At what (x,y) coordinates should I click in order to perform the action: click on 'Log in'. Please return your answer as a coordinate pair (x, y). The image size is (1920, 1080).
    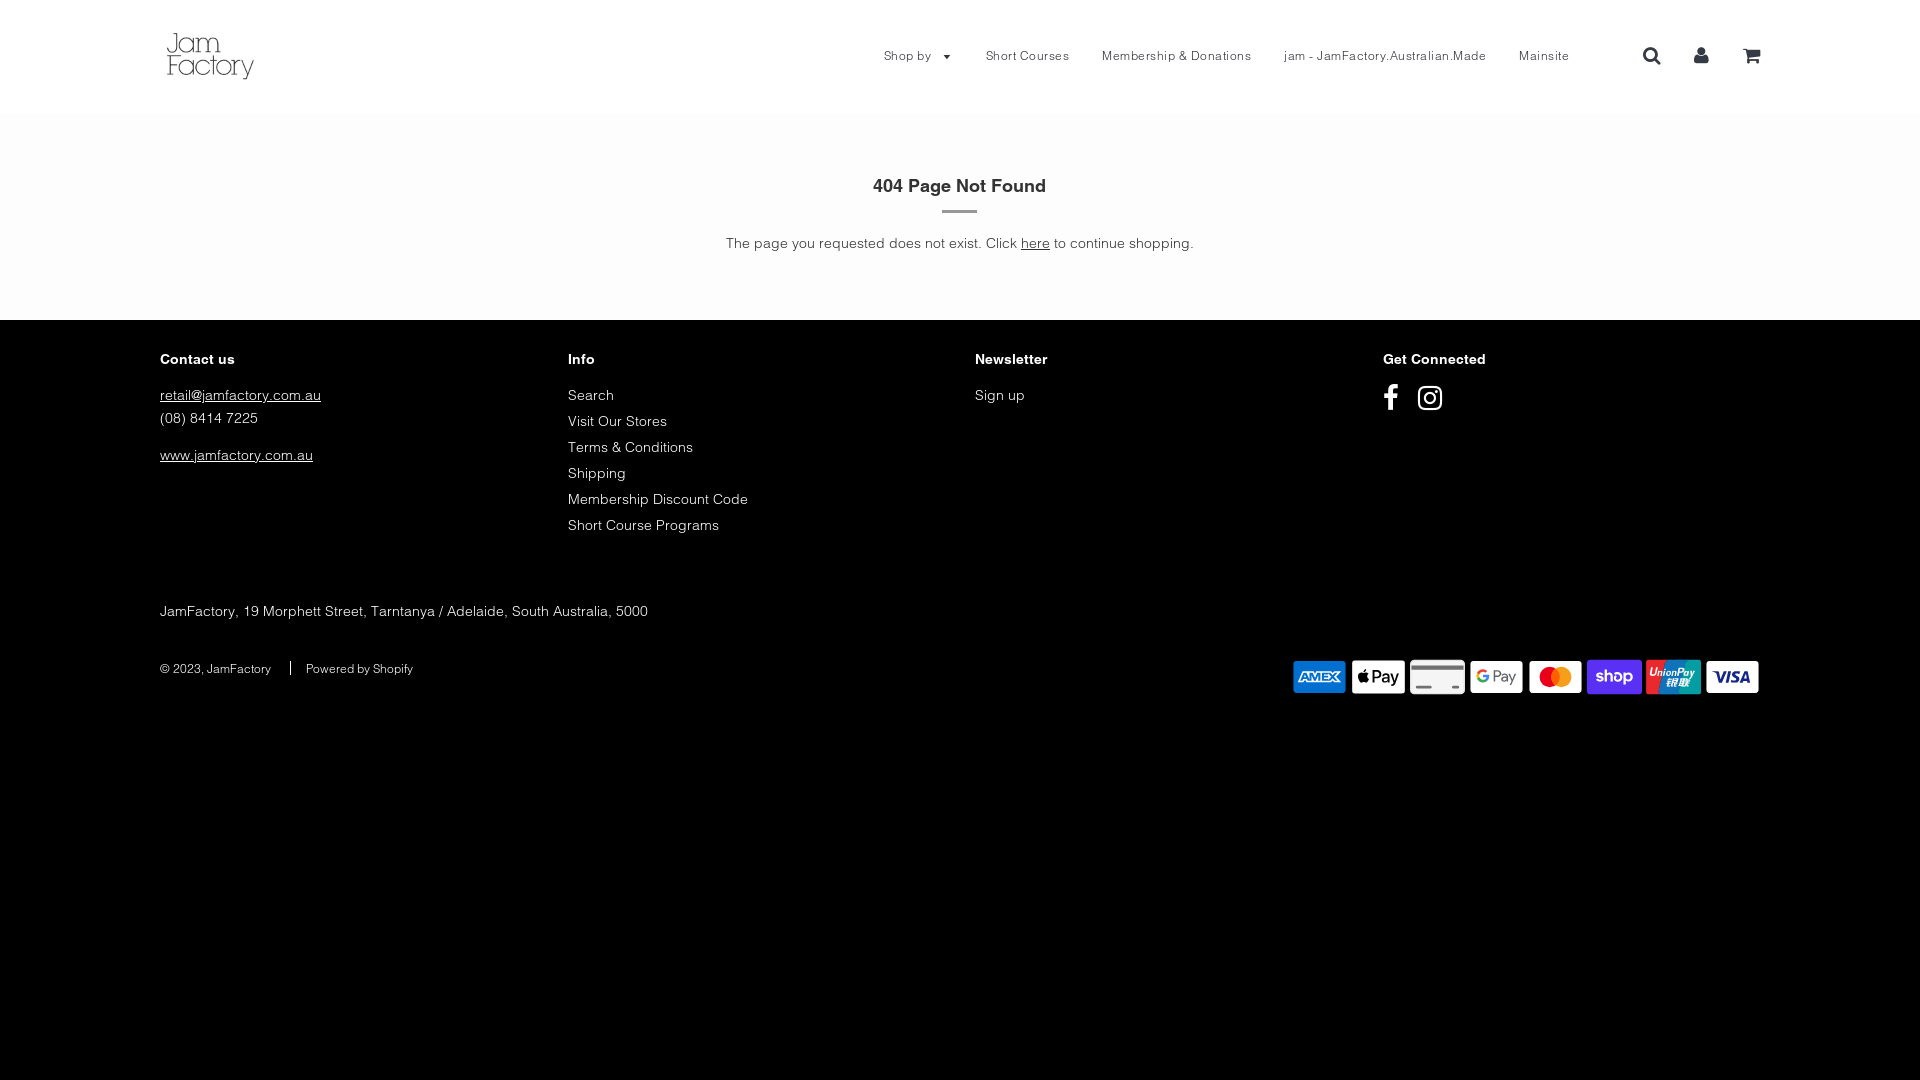
    Looking at the image, I should click on (1700, 53).